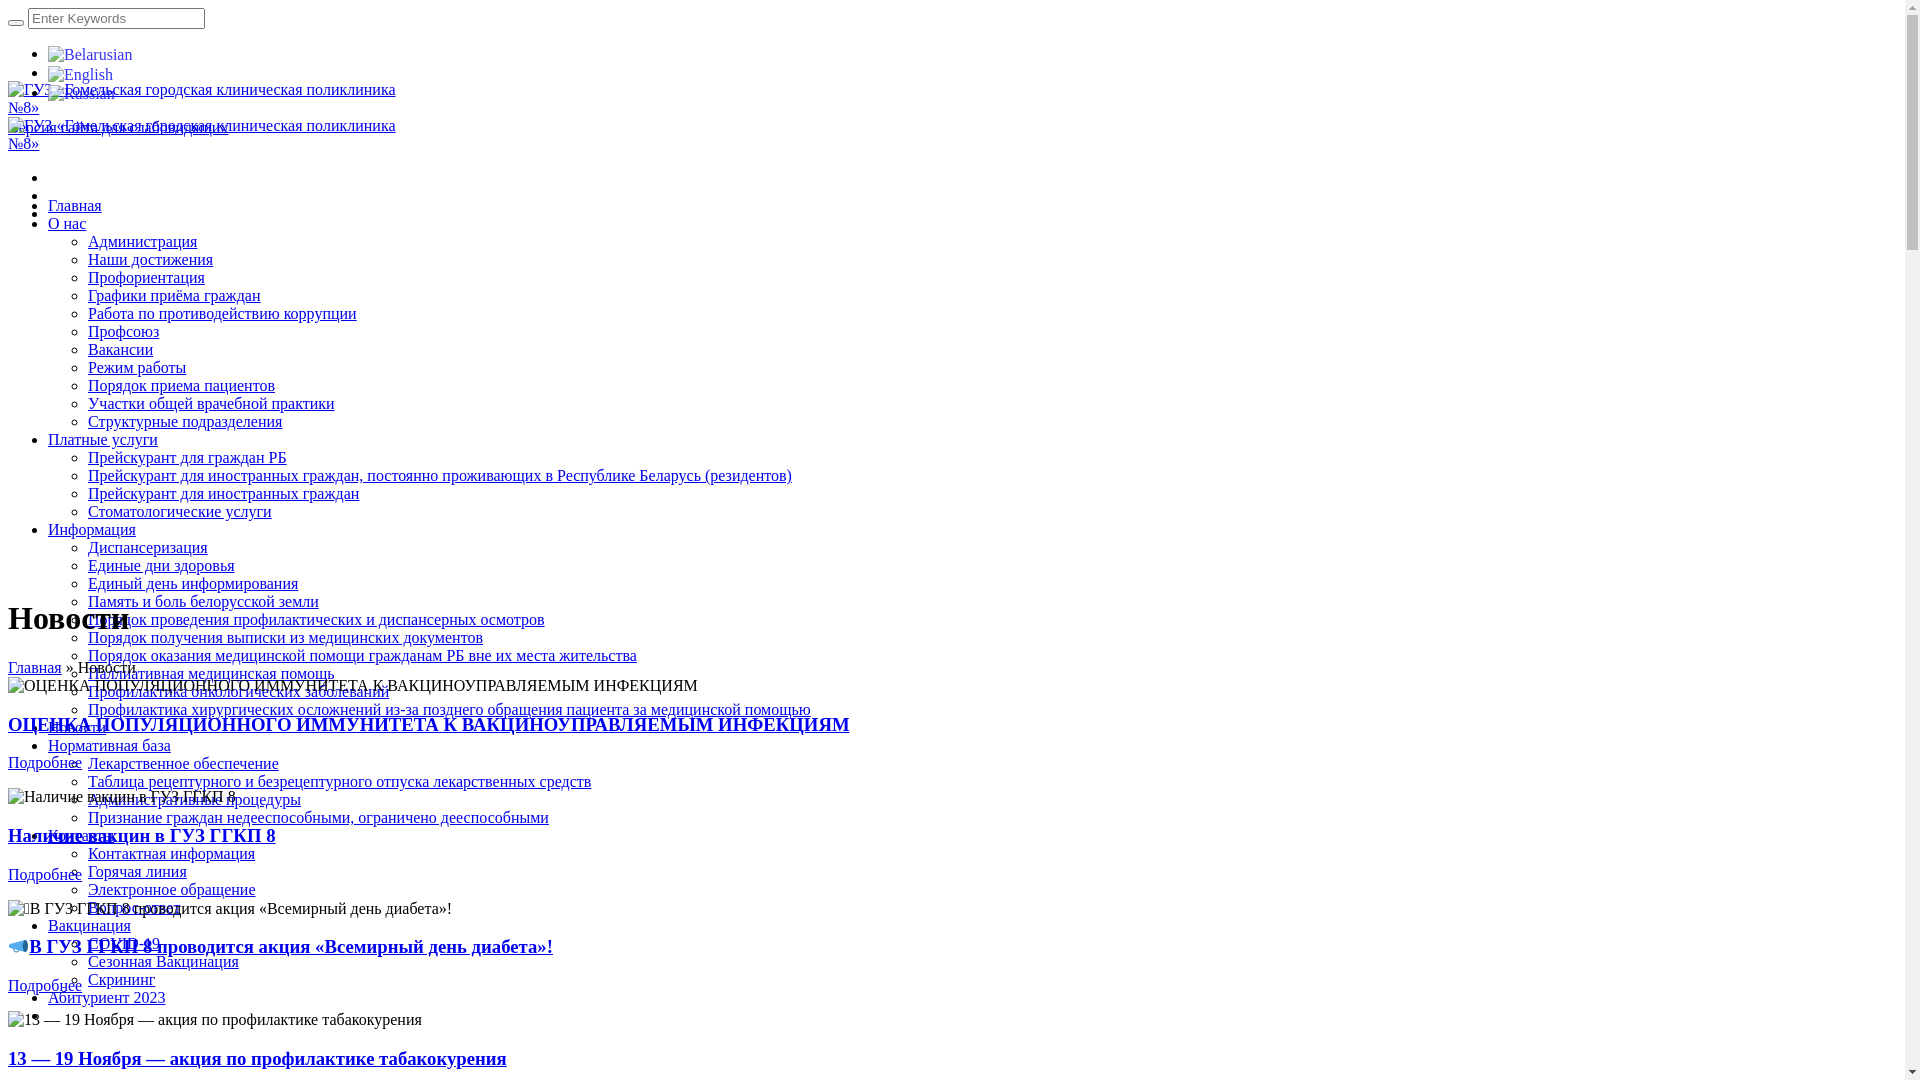 This screenshot has width=1920, height=1080. What do you see at coordinates (80, 71) in the screenshot?
I see `'English'` at bounding box center [80, 71].